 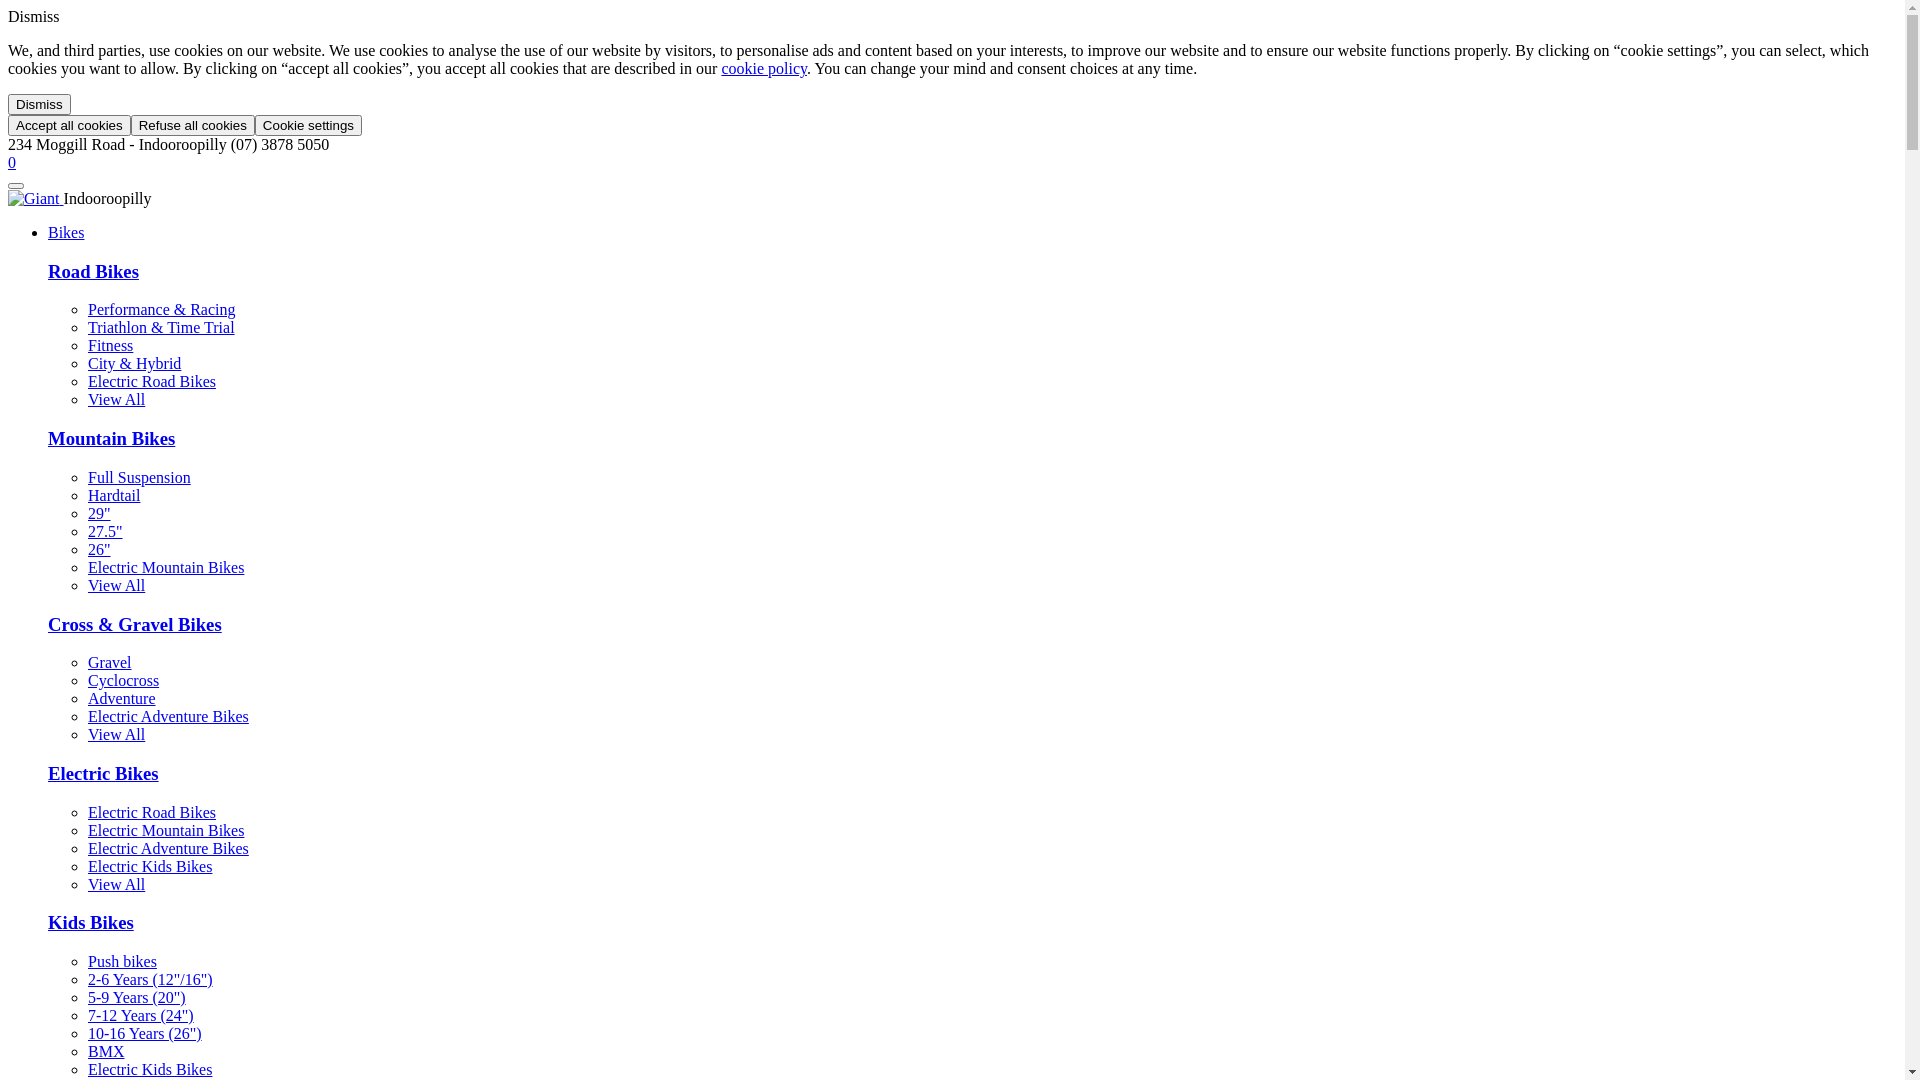 I want to click on 'Electric Kids Bikes', so click(x=148, y=1068).